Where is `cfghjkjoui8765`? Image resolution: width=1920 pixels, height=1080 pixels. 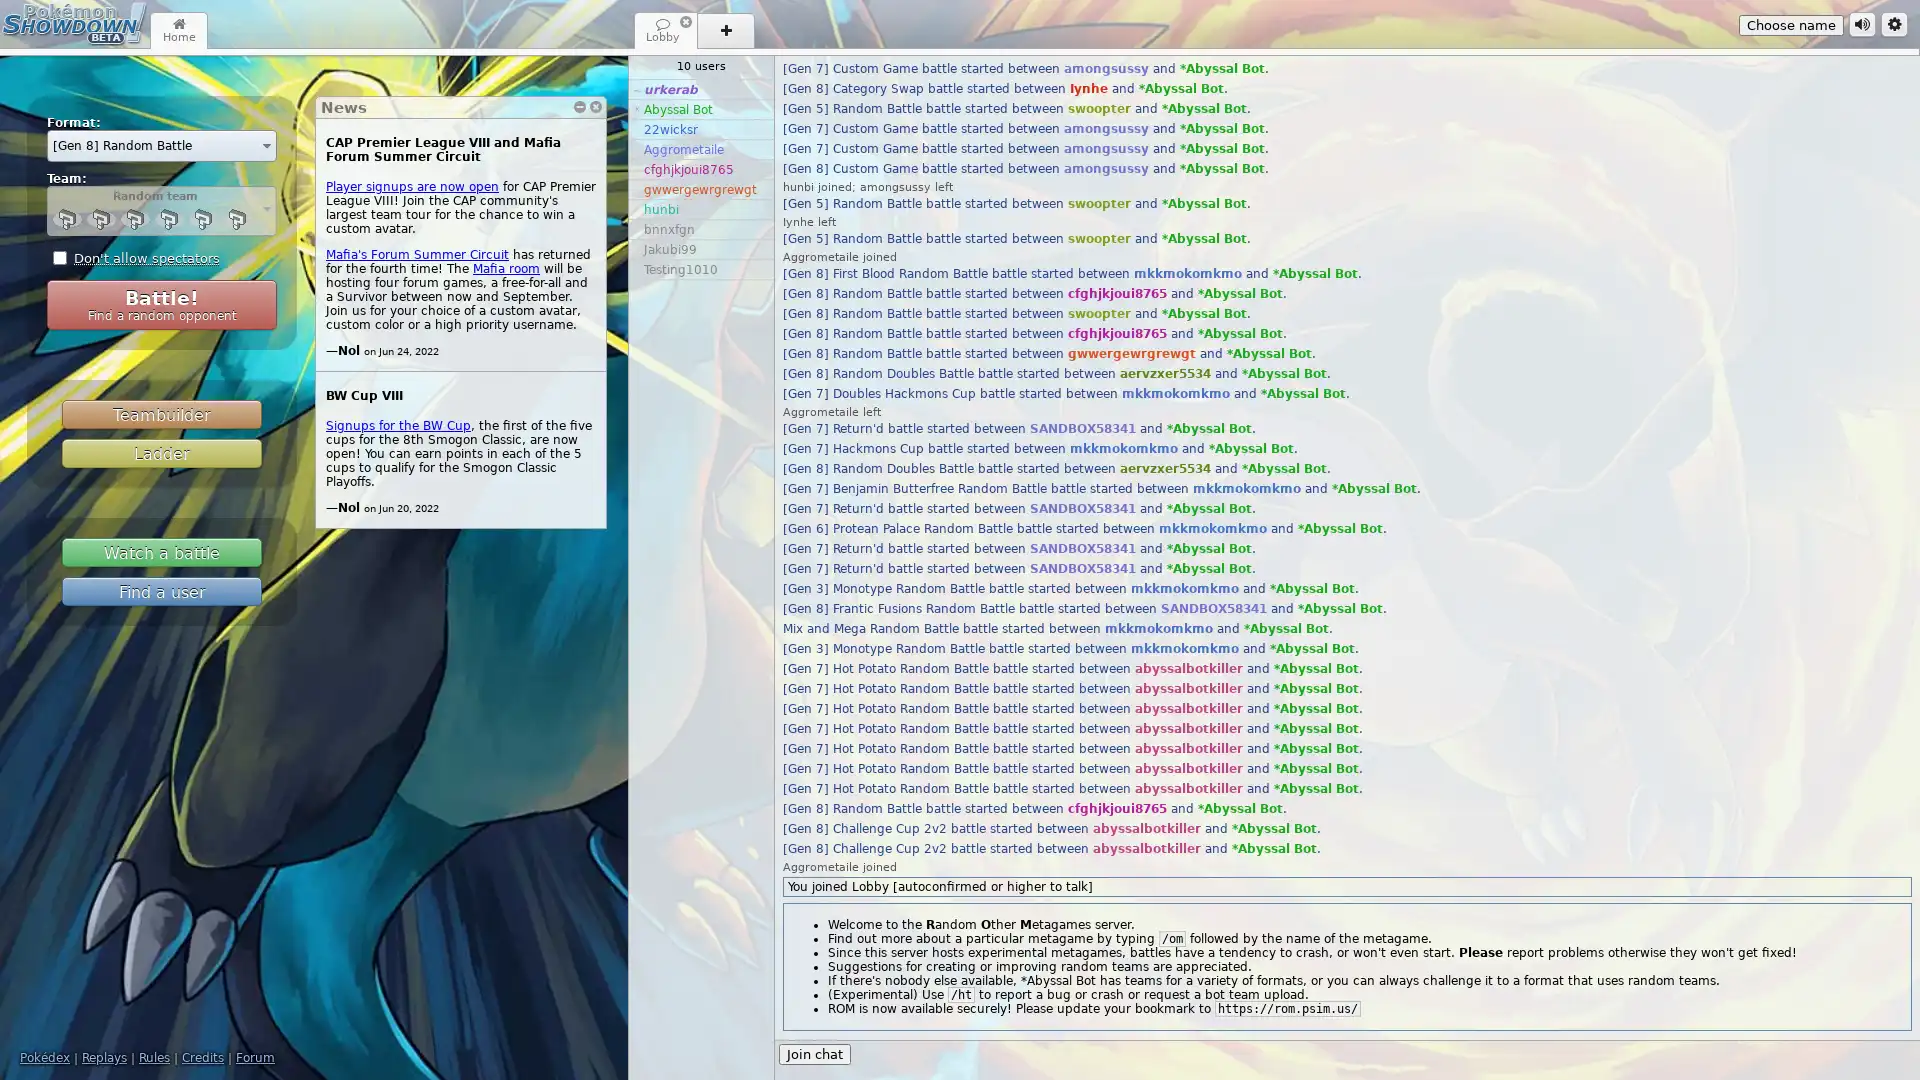 cfghjkjoui8765 is located at coordinates (701, 168).